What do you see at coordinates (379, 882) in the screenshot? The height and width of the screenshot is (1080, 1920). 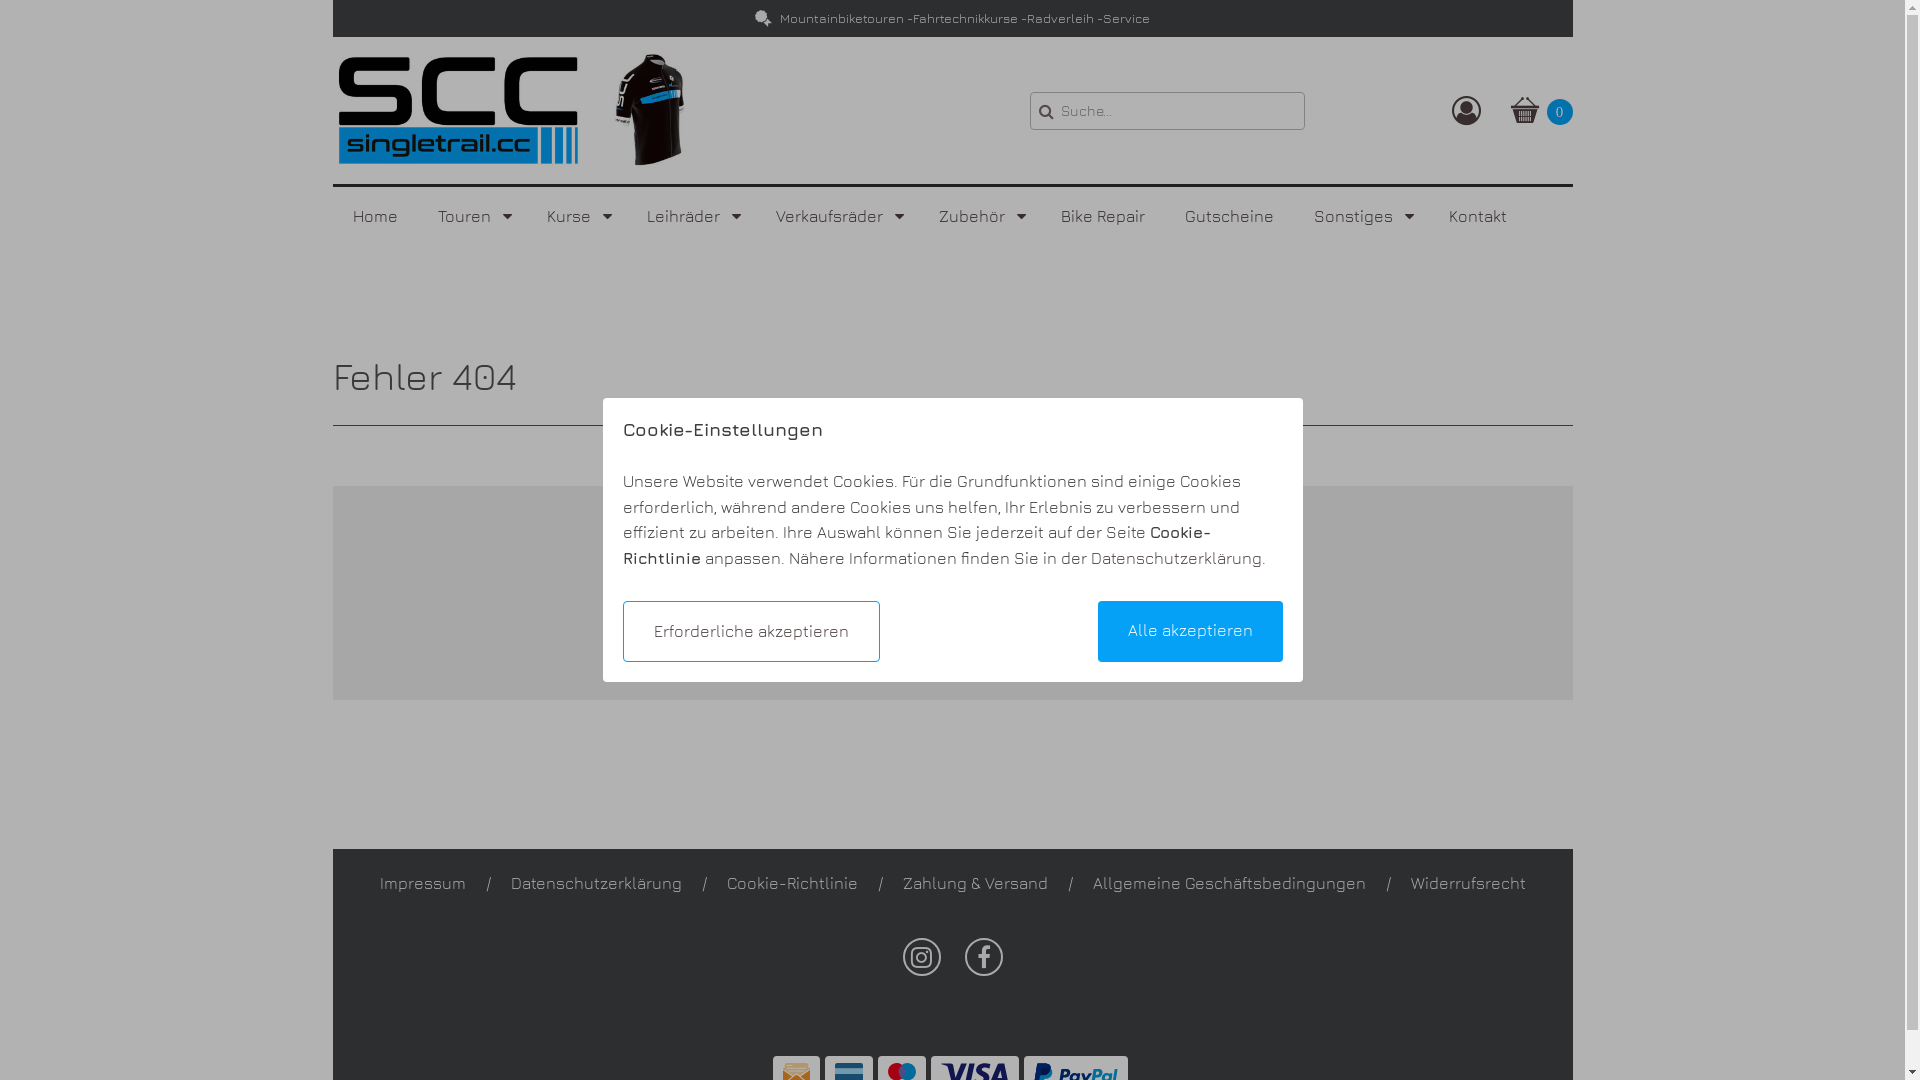 I see `'Impressum'` at bounding box center [379, 882].